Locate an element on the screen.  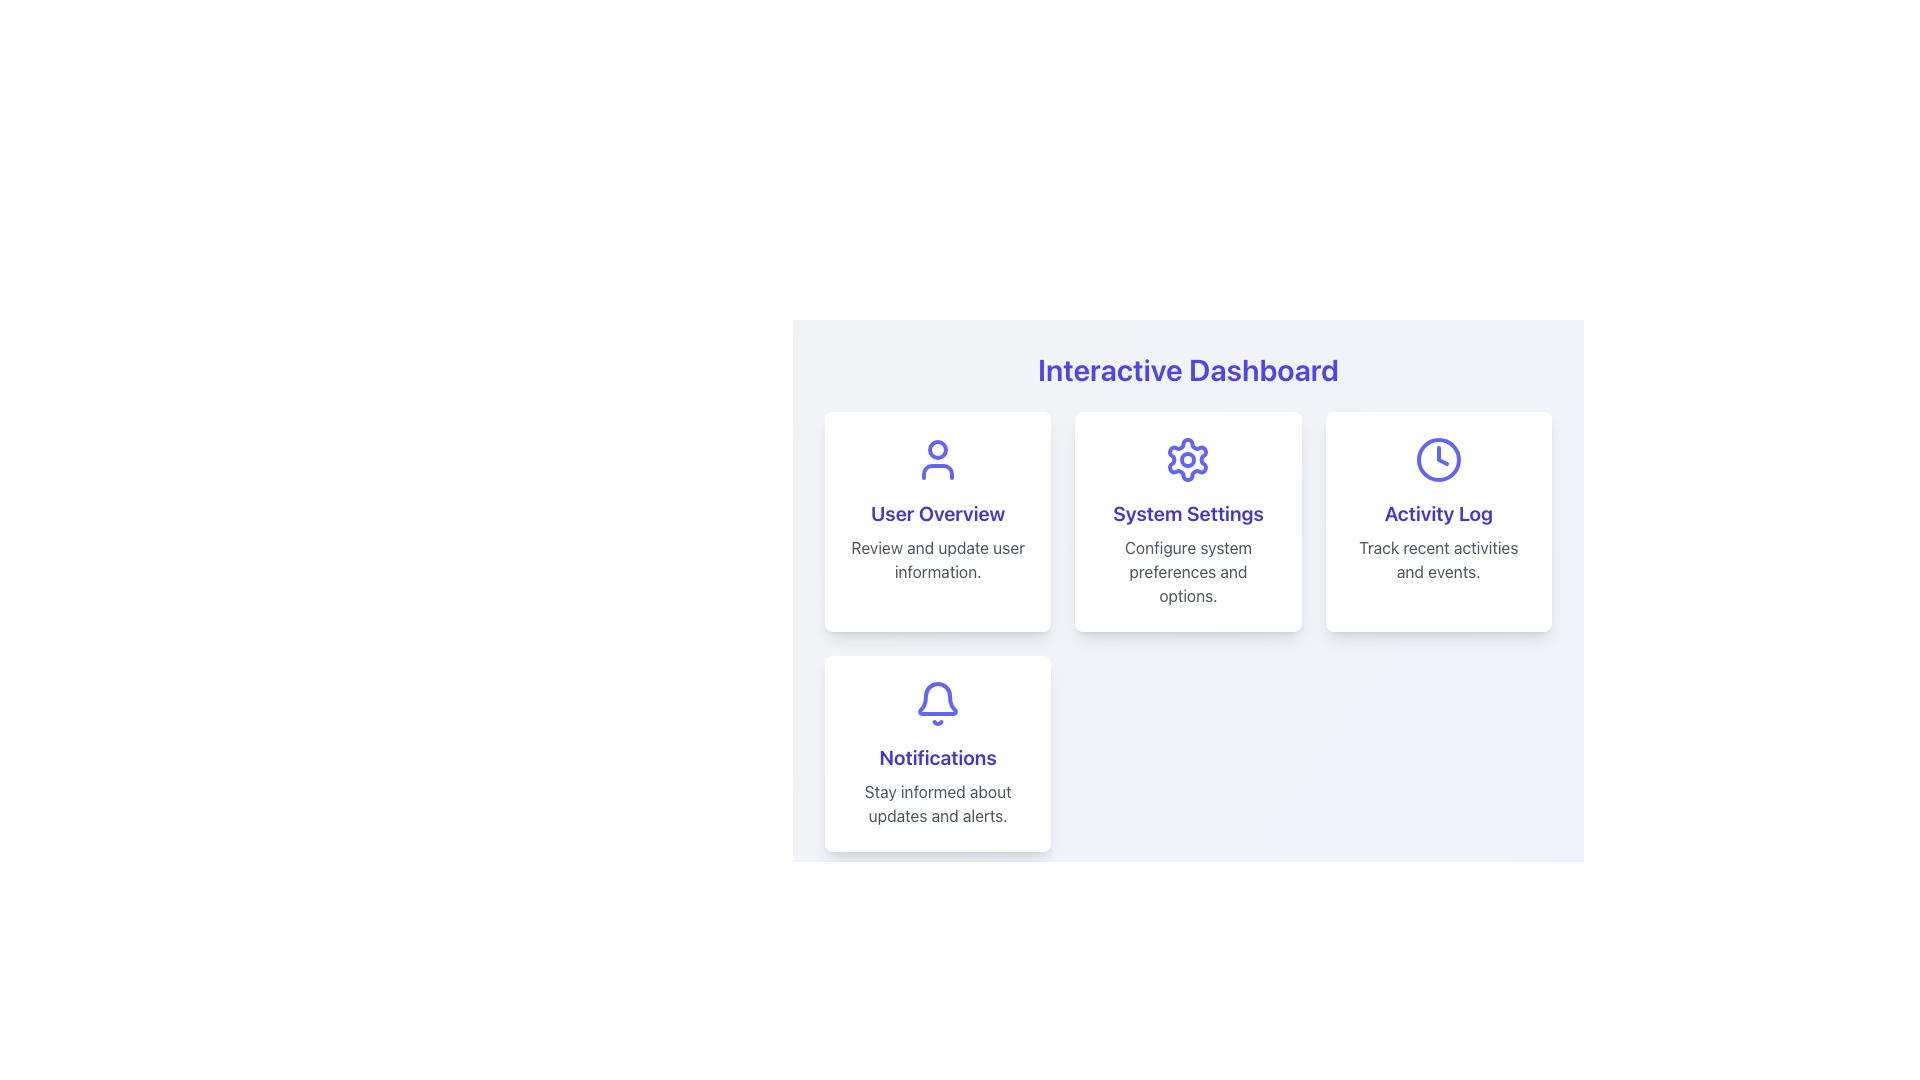
the outline-style user icon located at the top center of the 'User Overview' card, which features a circular head and semi-circular body in indigo is located at coordinates (937, 459).